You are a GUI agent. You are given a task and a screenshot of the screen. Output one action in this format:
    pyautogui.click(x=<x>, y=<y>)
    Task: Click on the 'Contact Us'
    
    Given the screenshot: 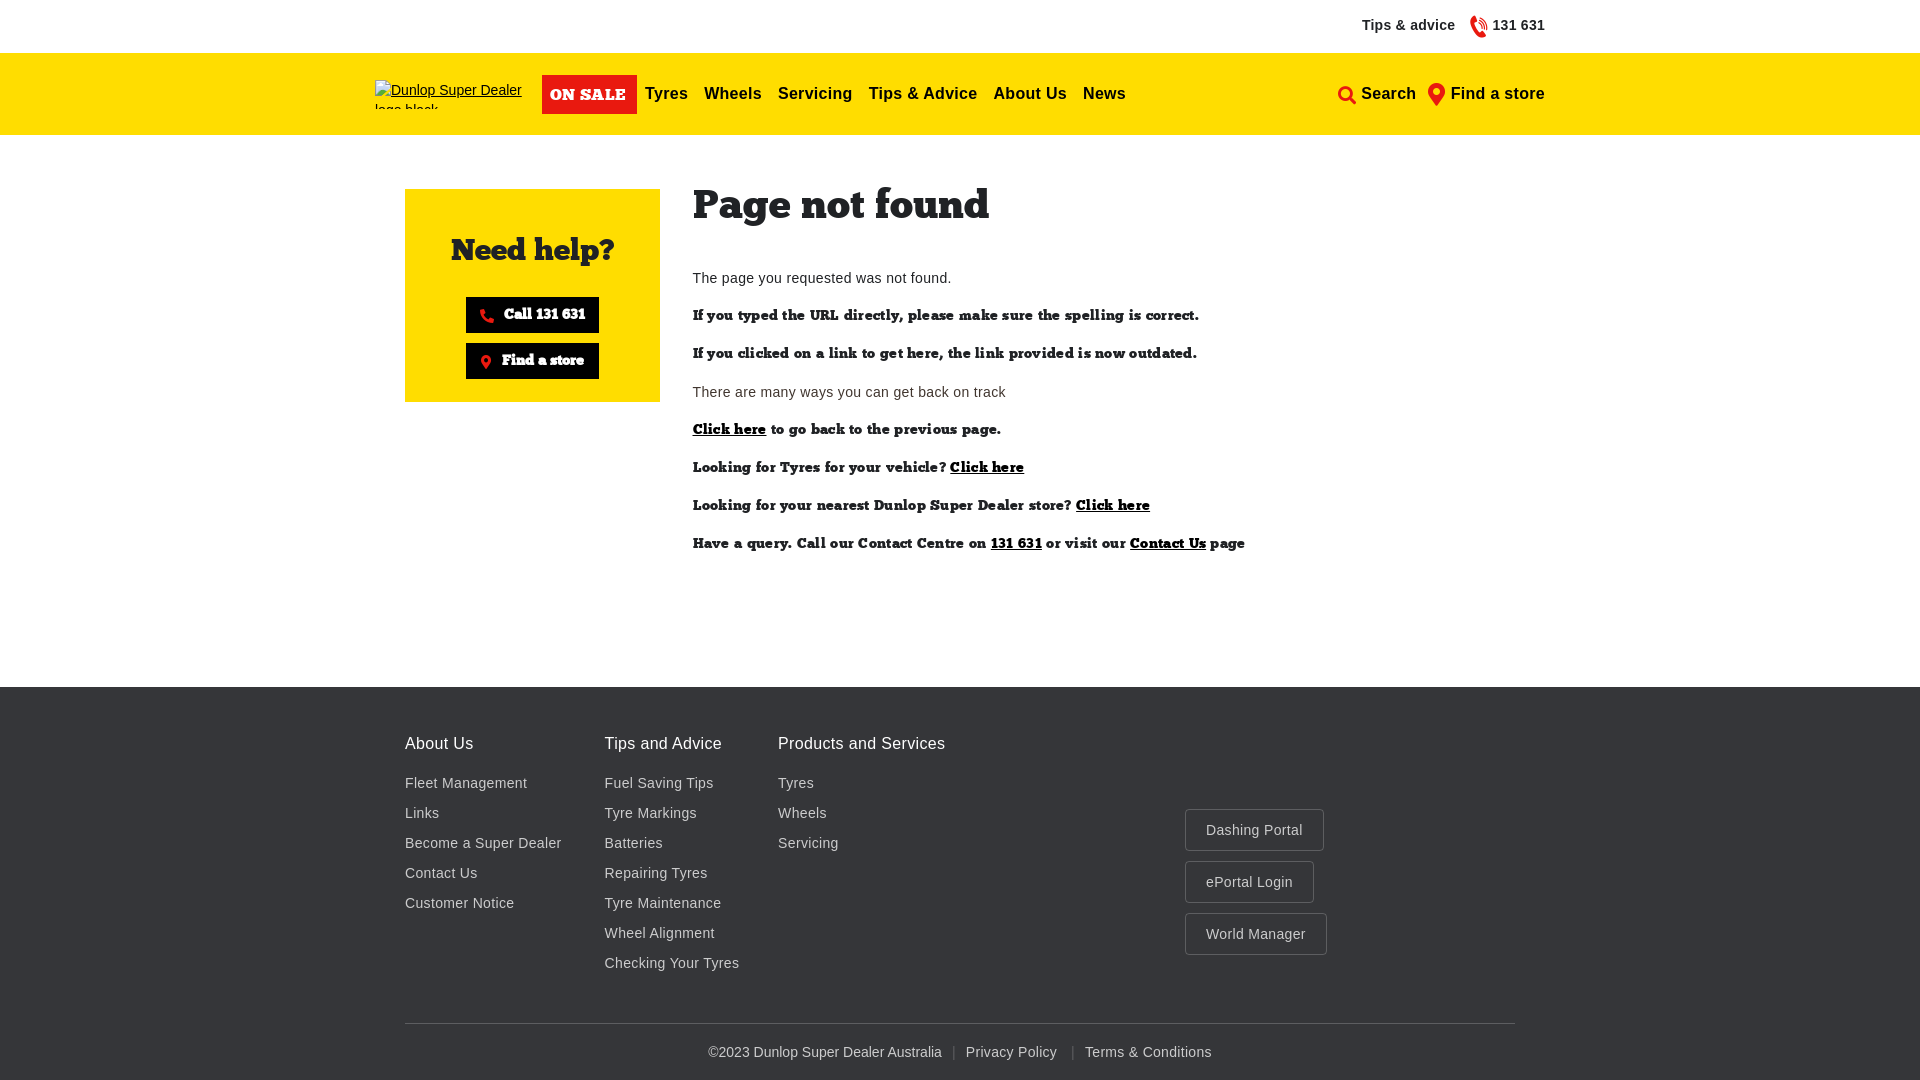 What is the action you would take?
    pyautogui.click(x=1167, y=543)
    